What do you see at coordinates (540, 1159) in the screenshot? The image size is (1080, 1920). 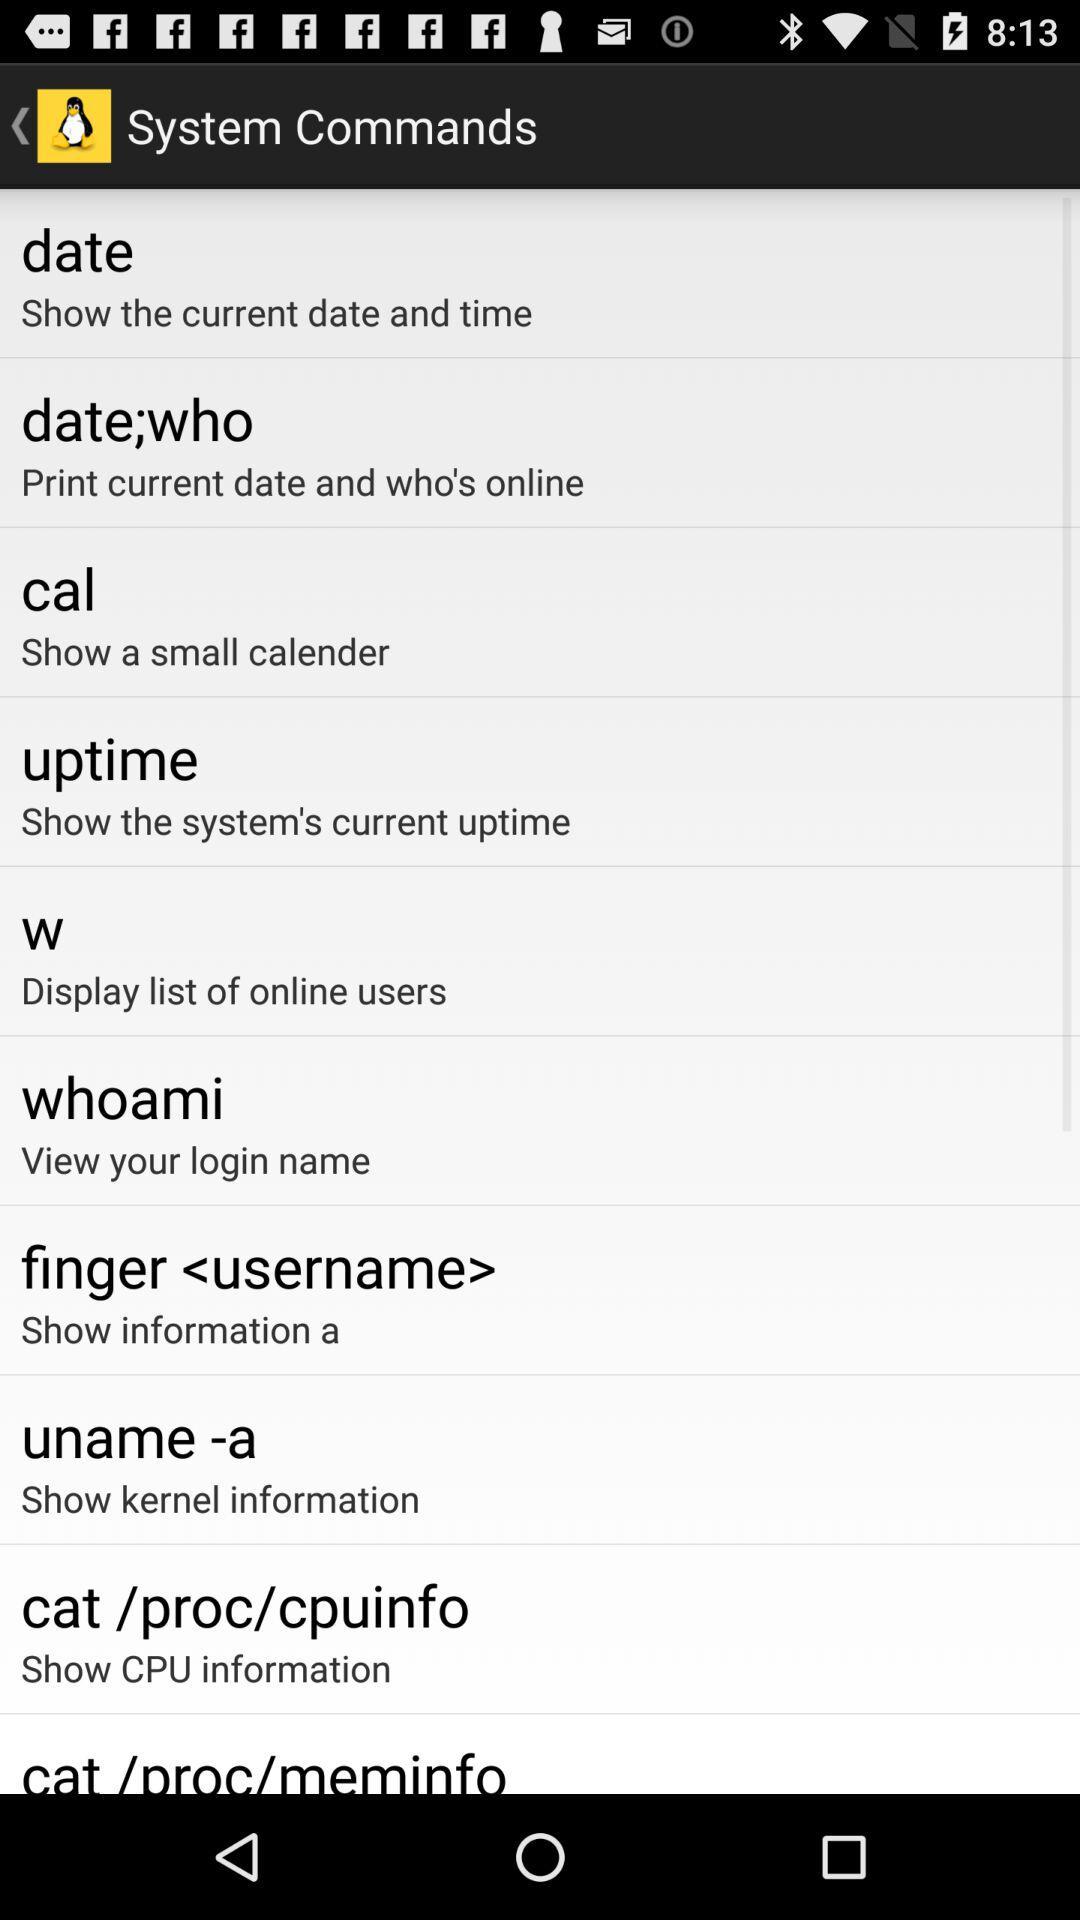 I see `app below whoami` at bounding box center [540, 1159].